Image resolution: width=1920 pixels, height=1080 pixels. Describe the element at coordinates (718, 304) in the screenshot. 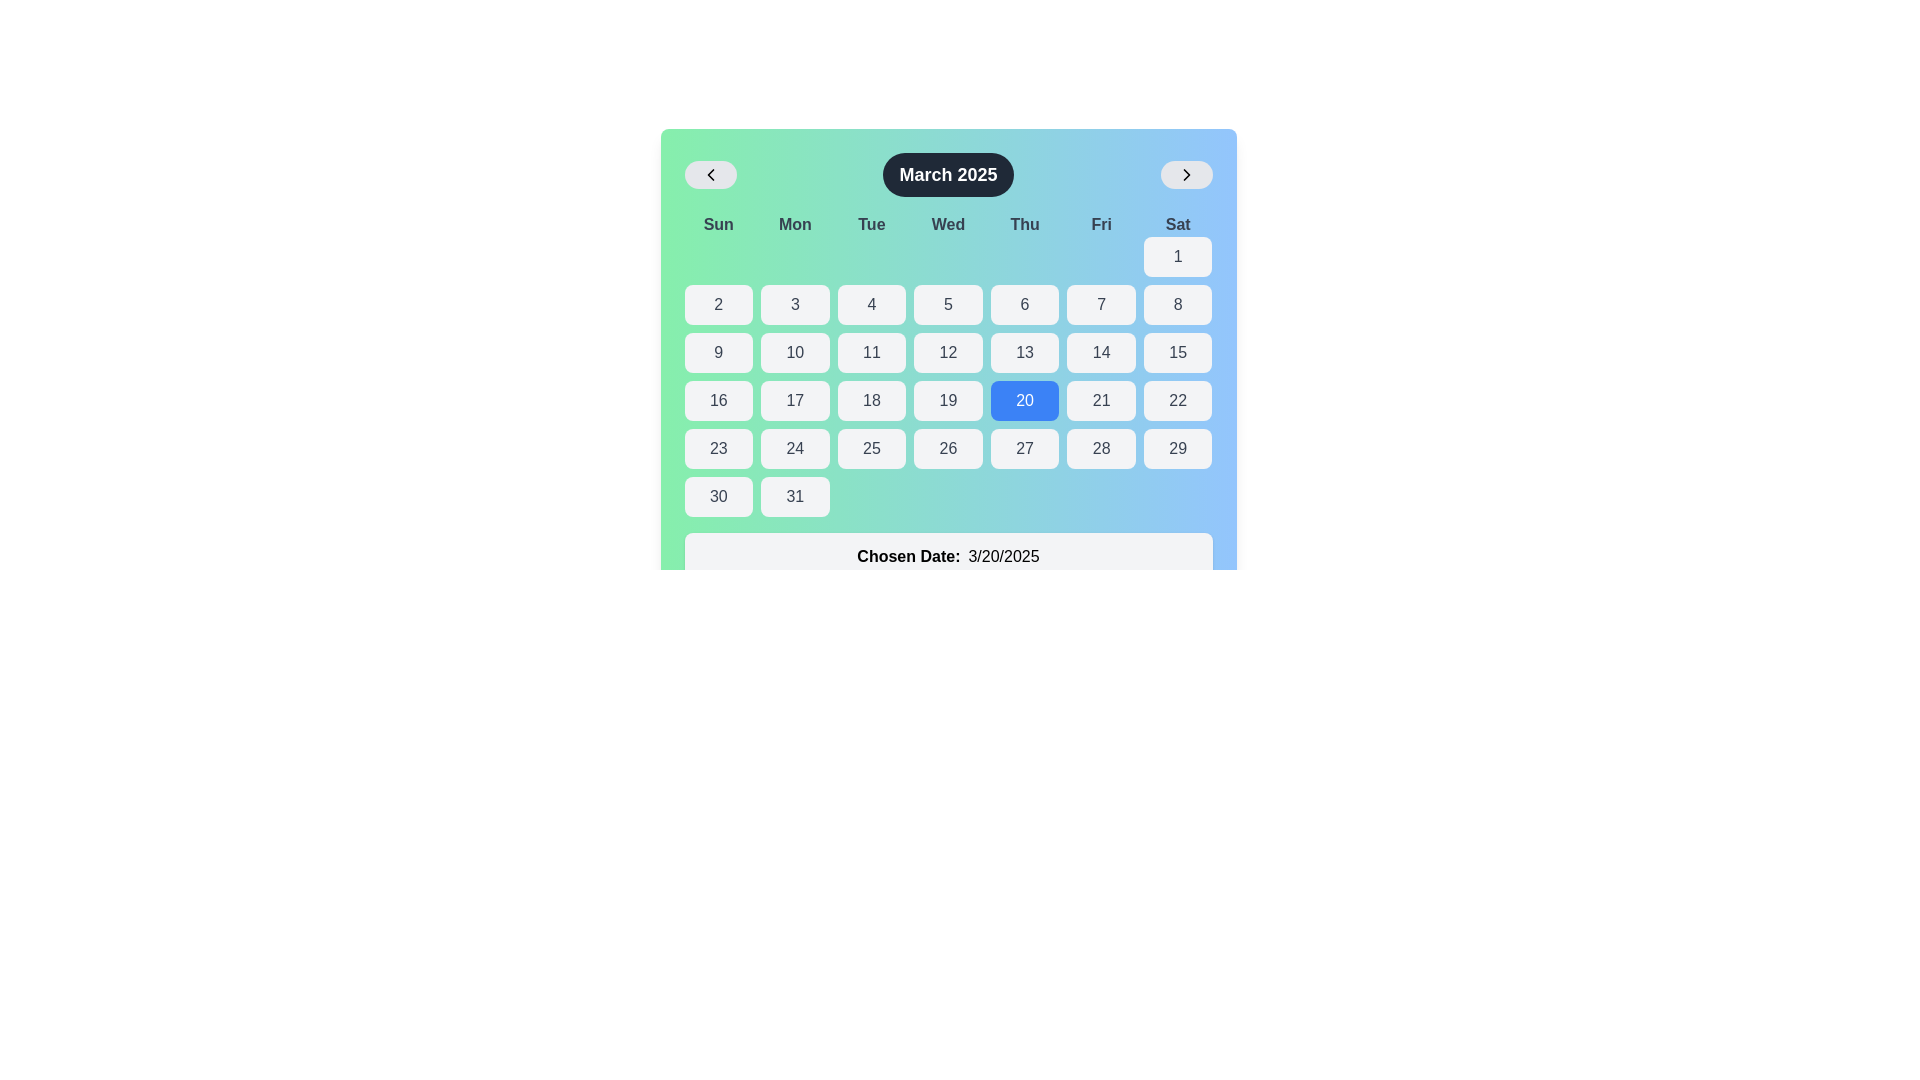

I see `the rounded rectangular button with a light gray background and dark gray text displaying the number '2', which is the second button in the second row of the grid` at that location.